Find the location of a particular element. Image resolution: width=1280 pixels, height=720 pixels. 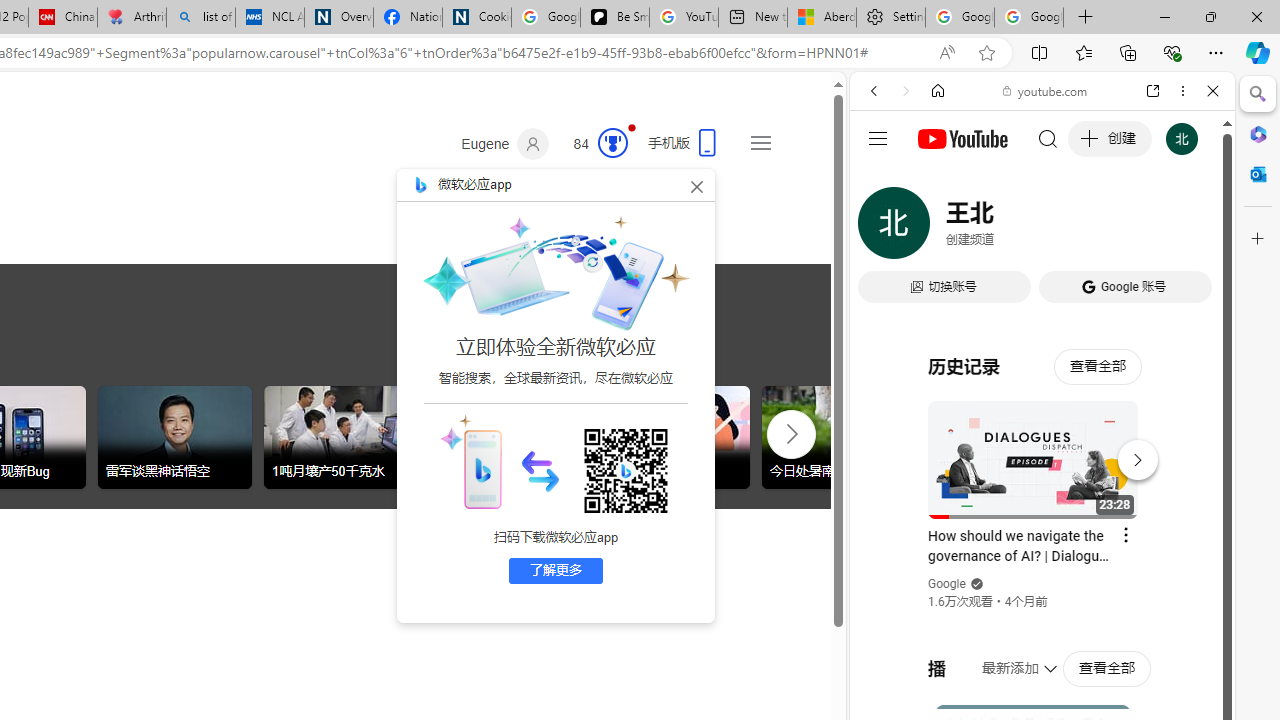

'Open link in new tab' is located at coordinates (1153, 91).